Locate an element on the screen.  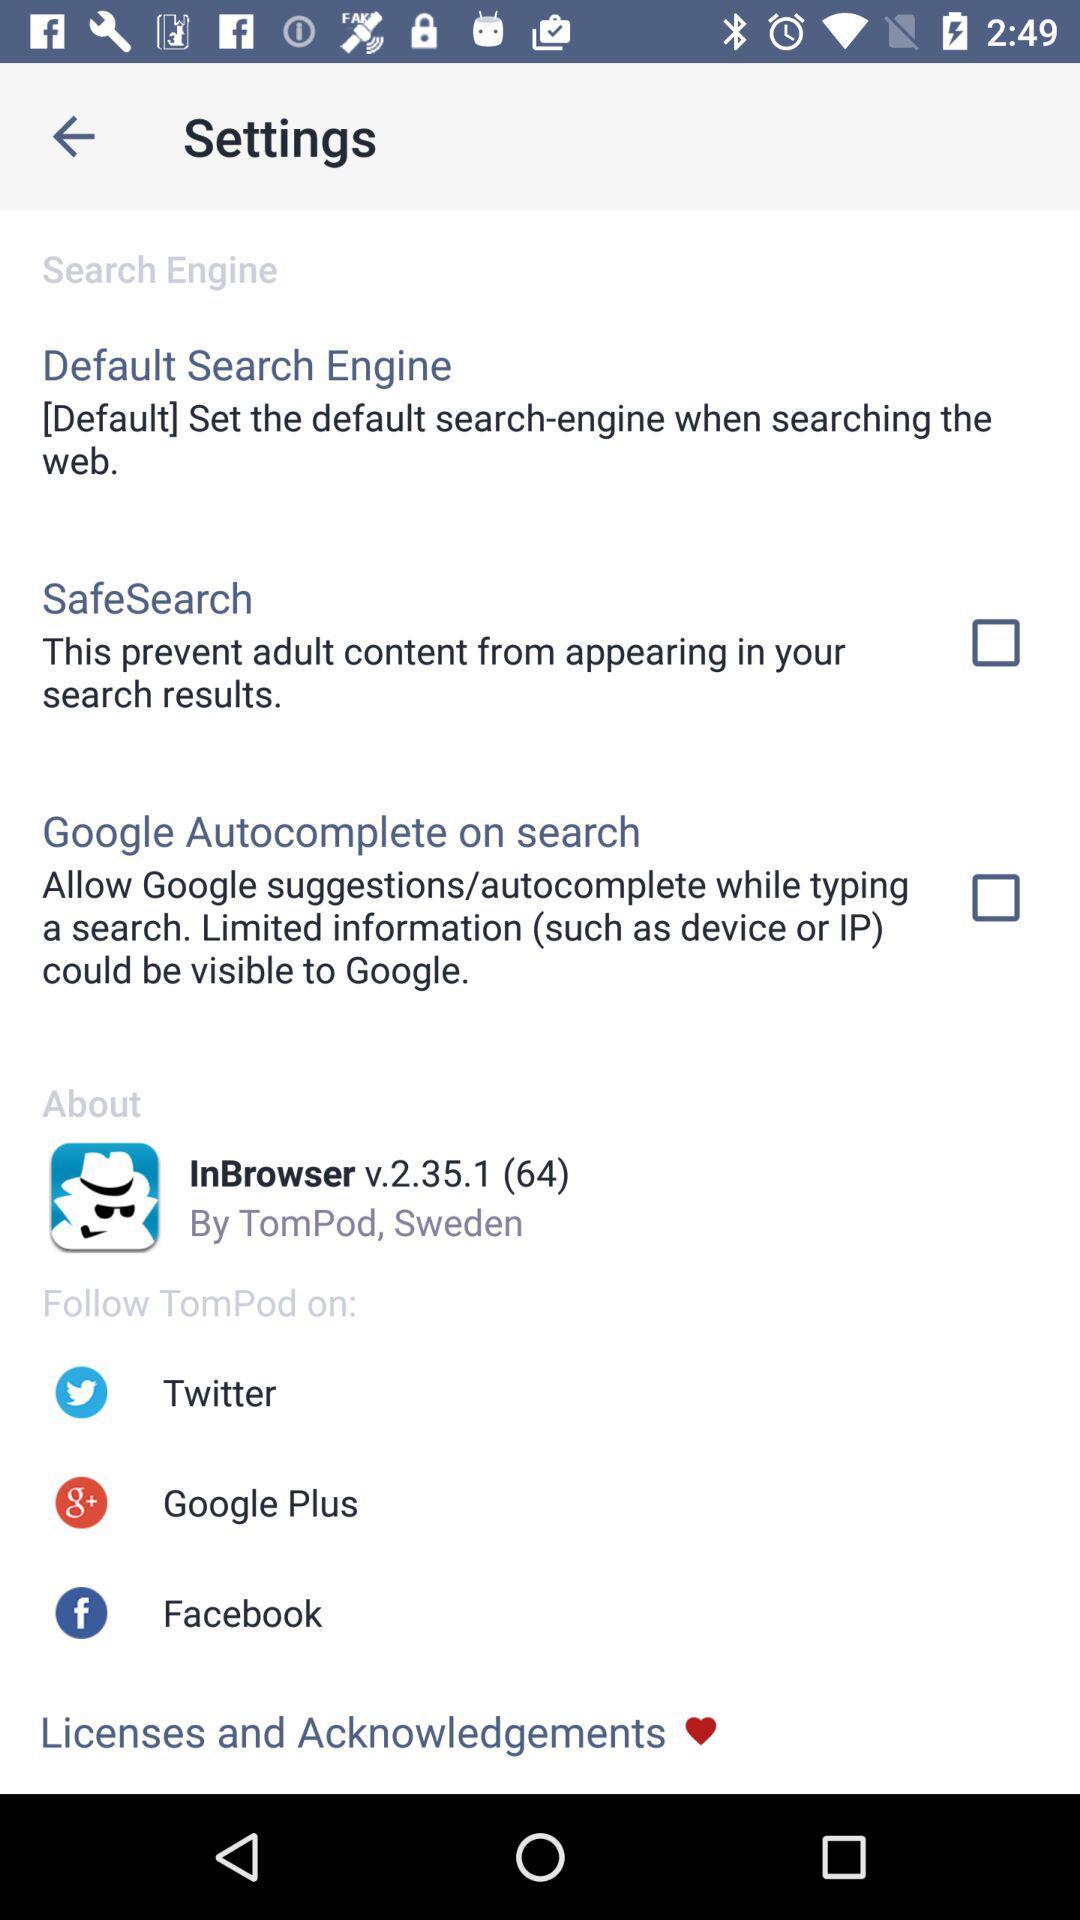
the twitter item is located at coordinates (219, 1391).